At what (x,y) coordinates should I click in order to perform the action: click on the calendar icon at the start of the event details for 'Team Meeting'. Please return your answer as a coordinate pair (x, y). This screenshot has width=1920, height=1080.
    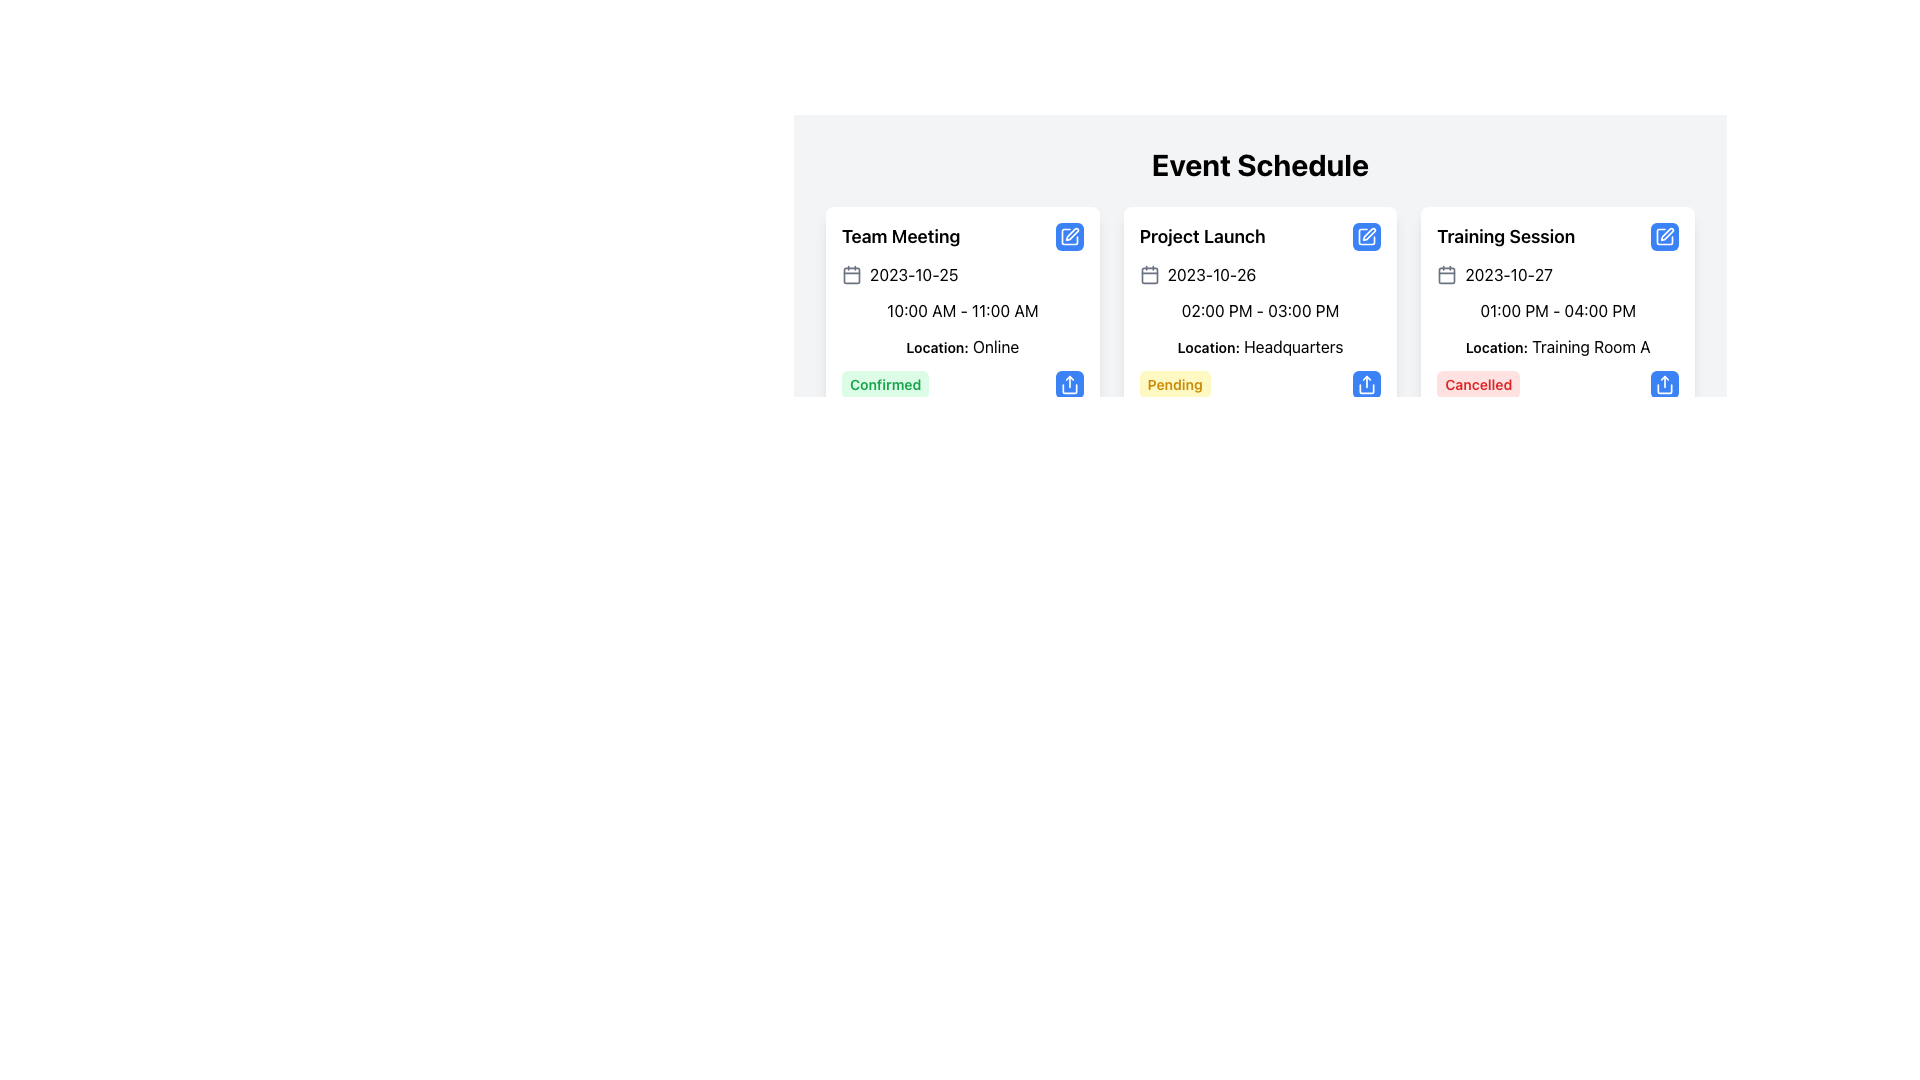
    Looking at the image, I should click on (851, 274).